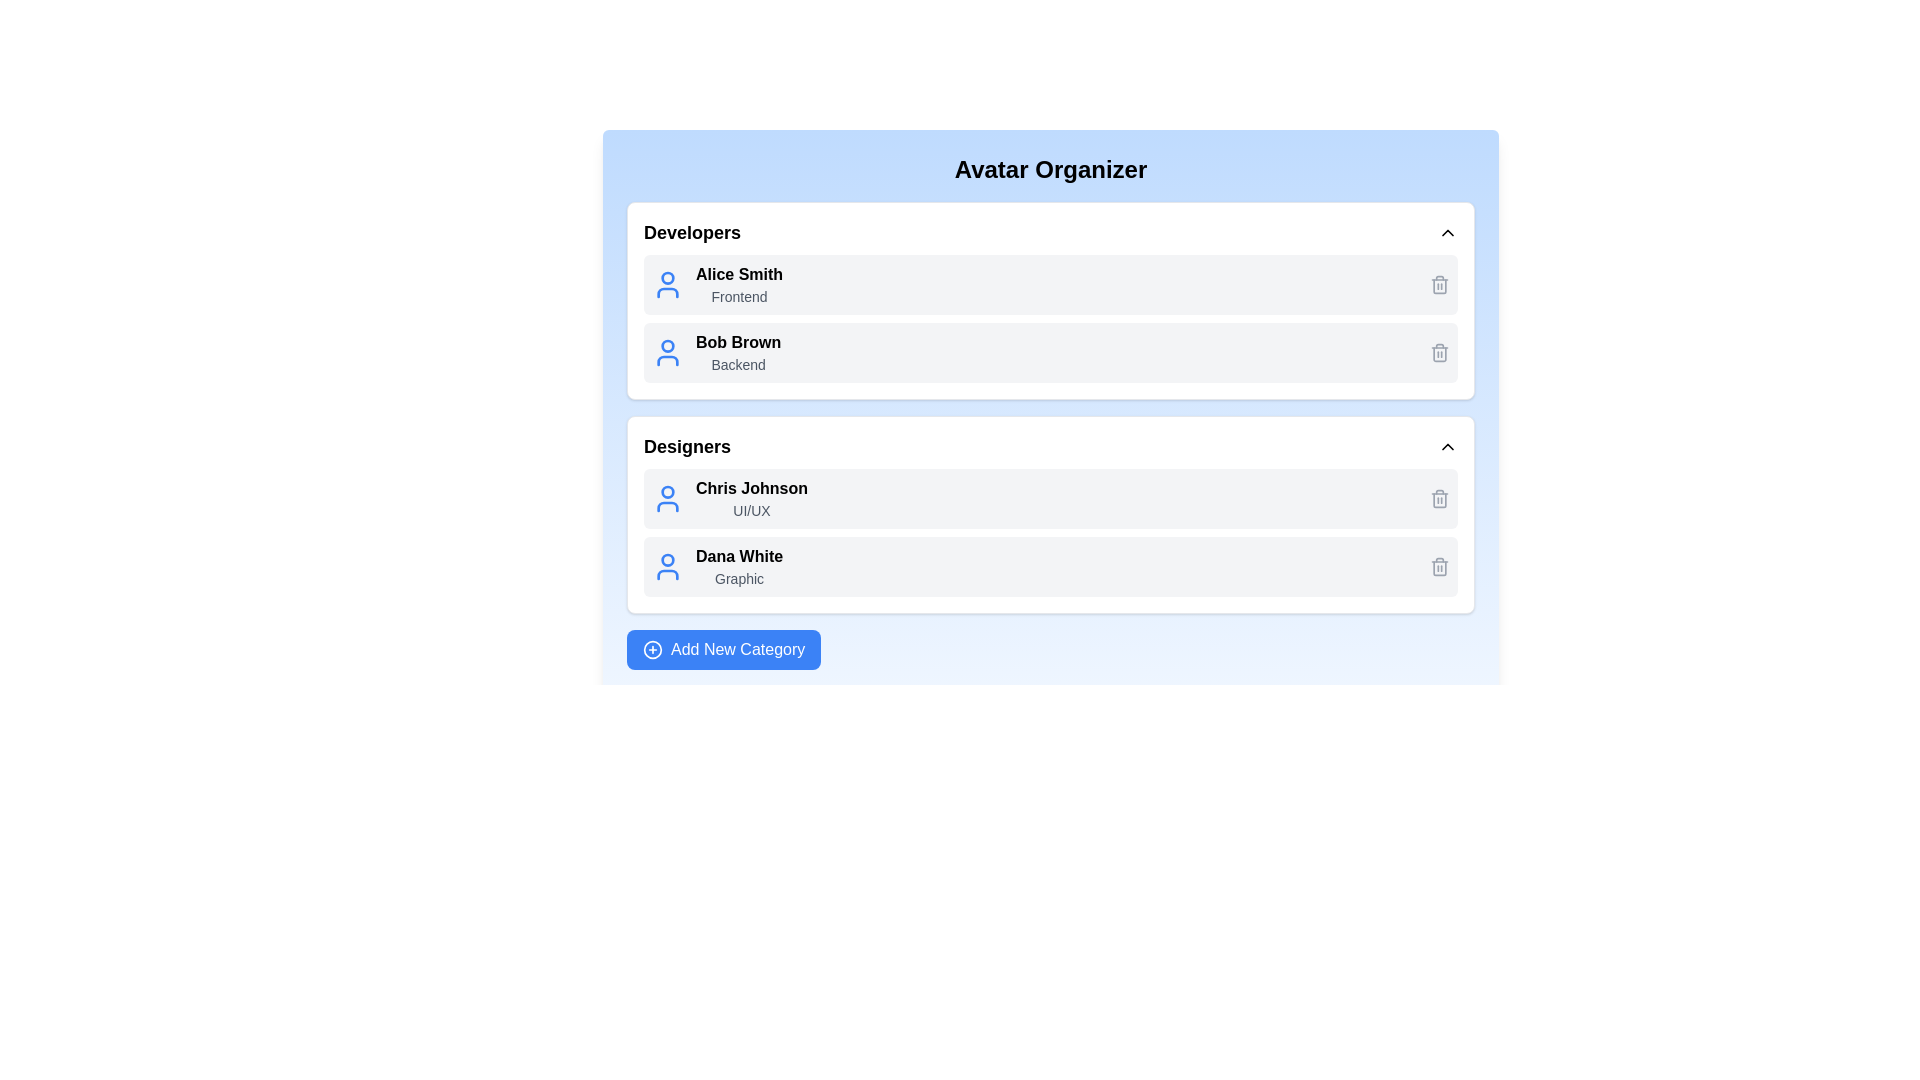 The width and height of the screenshot is (1920, 1080). What do you see at coordinates (1448, 231) in the screenshot?
I see `the Chevron icon located to the far right of the 'Developers' header` at bounding box center [1448, 231].